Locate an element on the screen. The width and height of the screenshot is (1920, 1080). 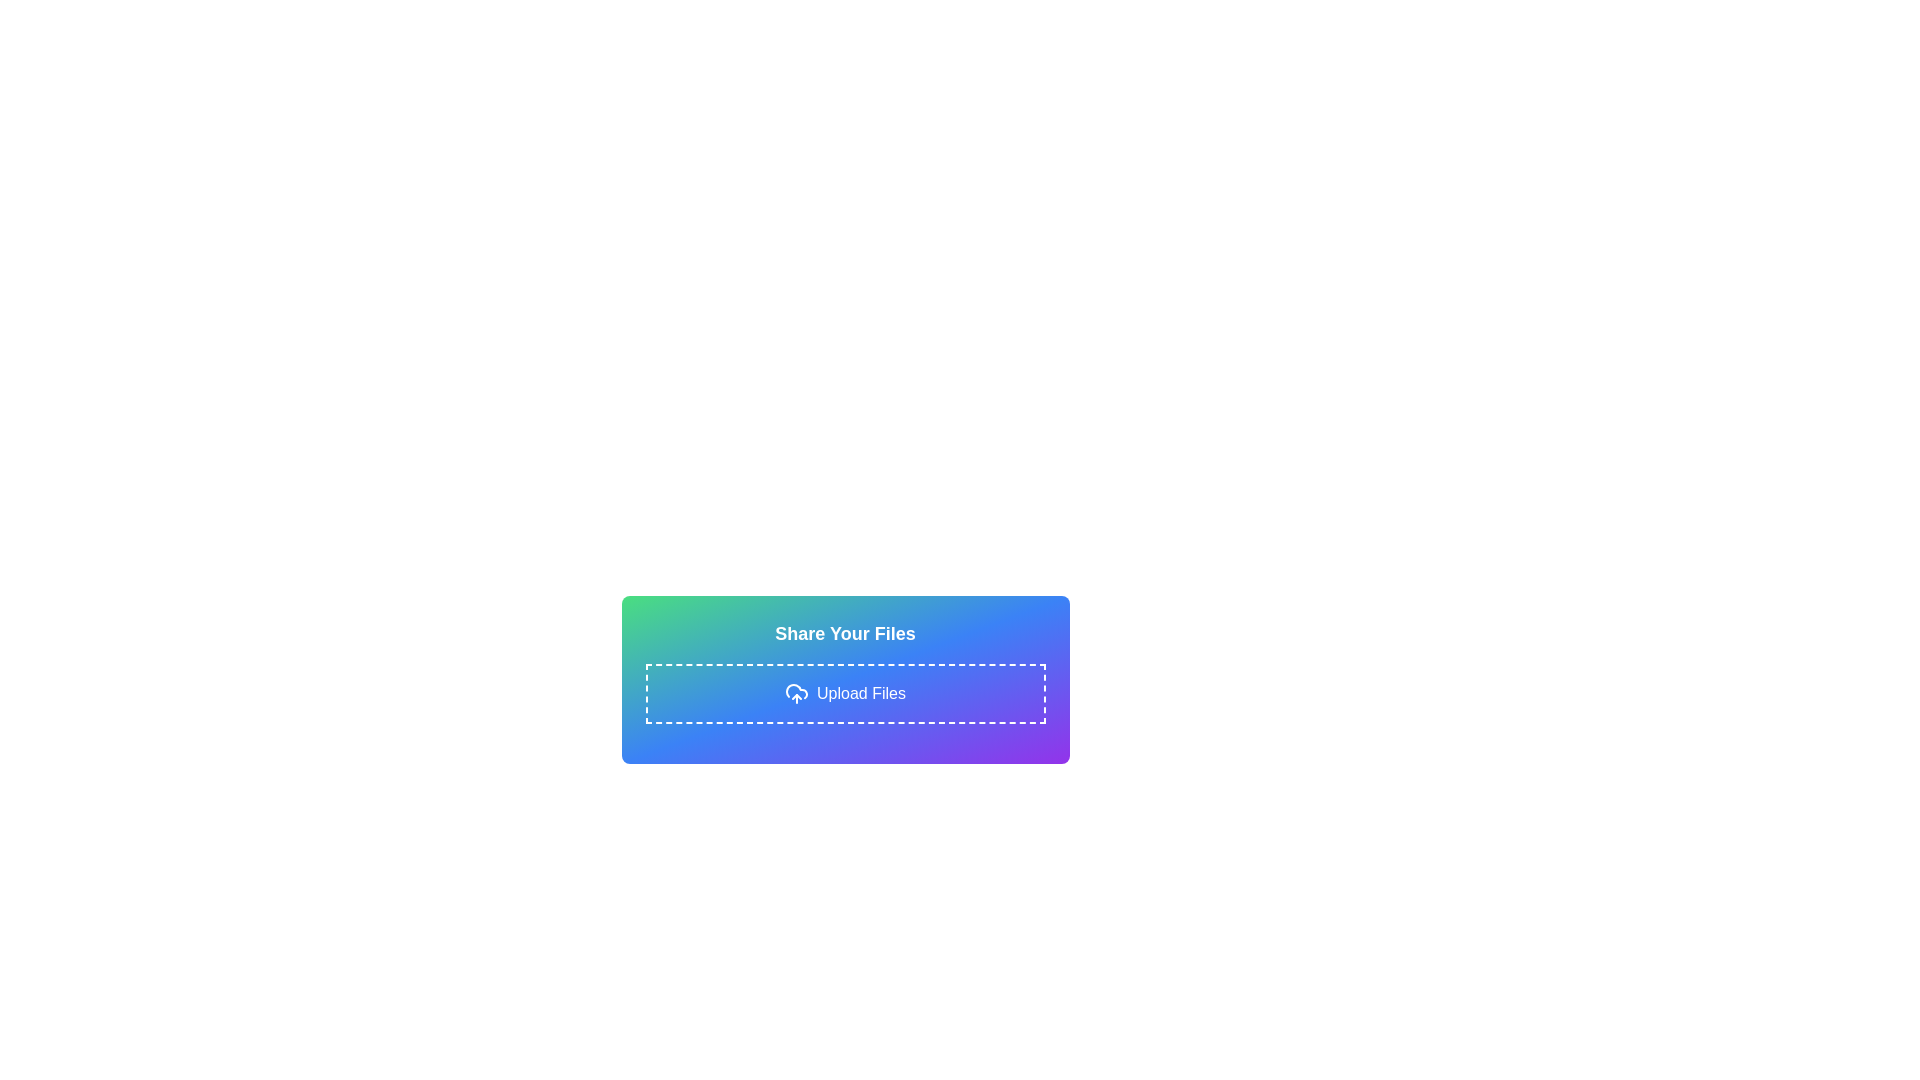
the 'Upload Files' button, which is a rectangular area with a dashed border and a gradient background, to trigger visual effects is located at coordinates (845, 693).